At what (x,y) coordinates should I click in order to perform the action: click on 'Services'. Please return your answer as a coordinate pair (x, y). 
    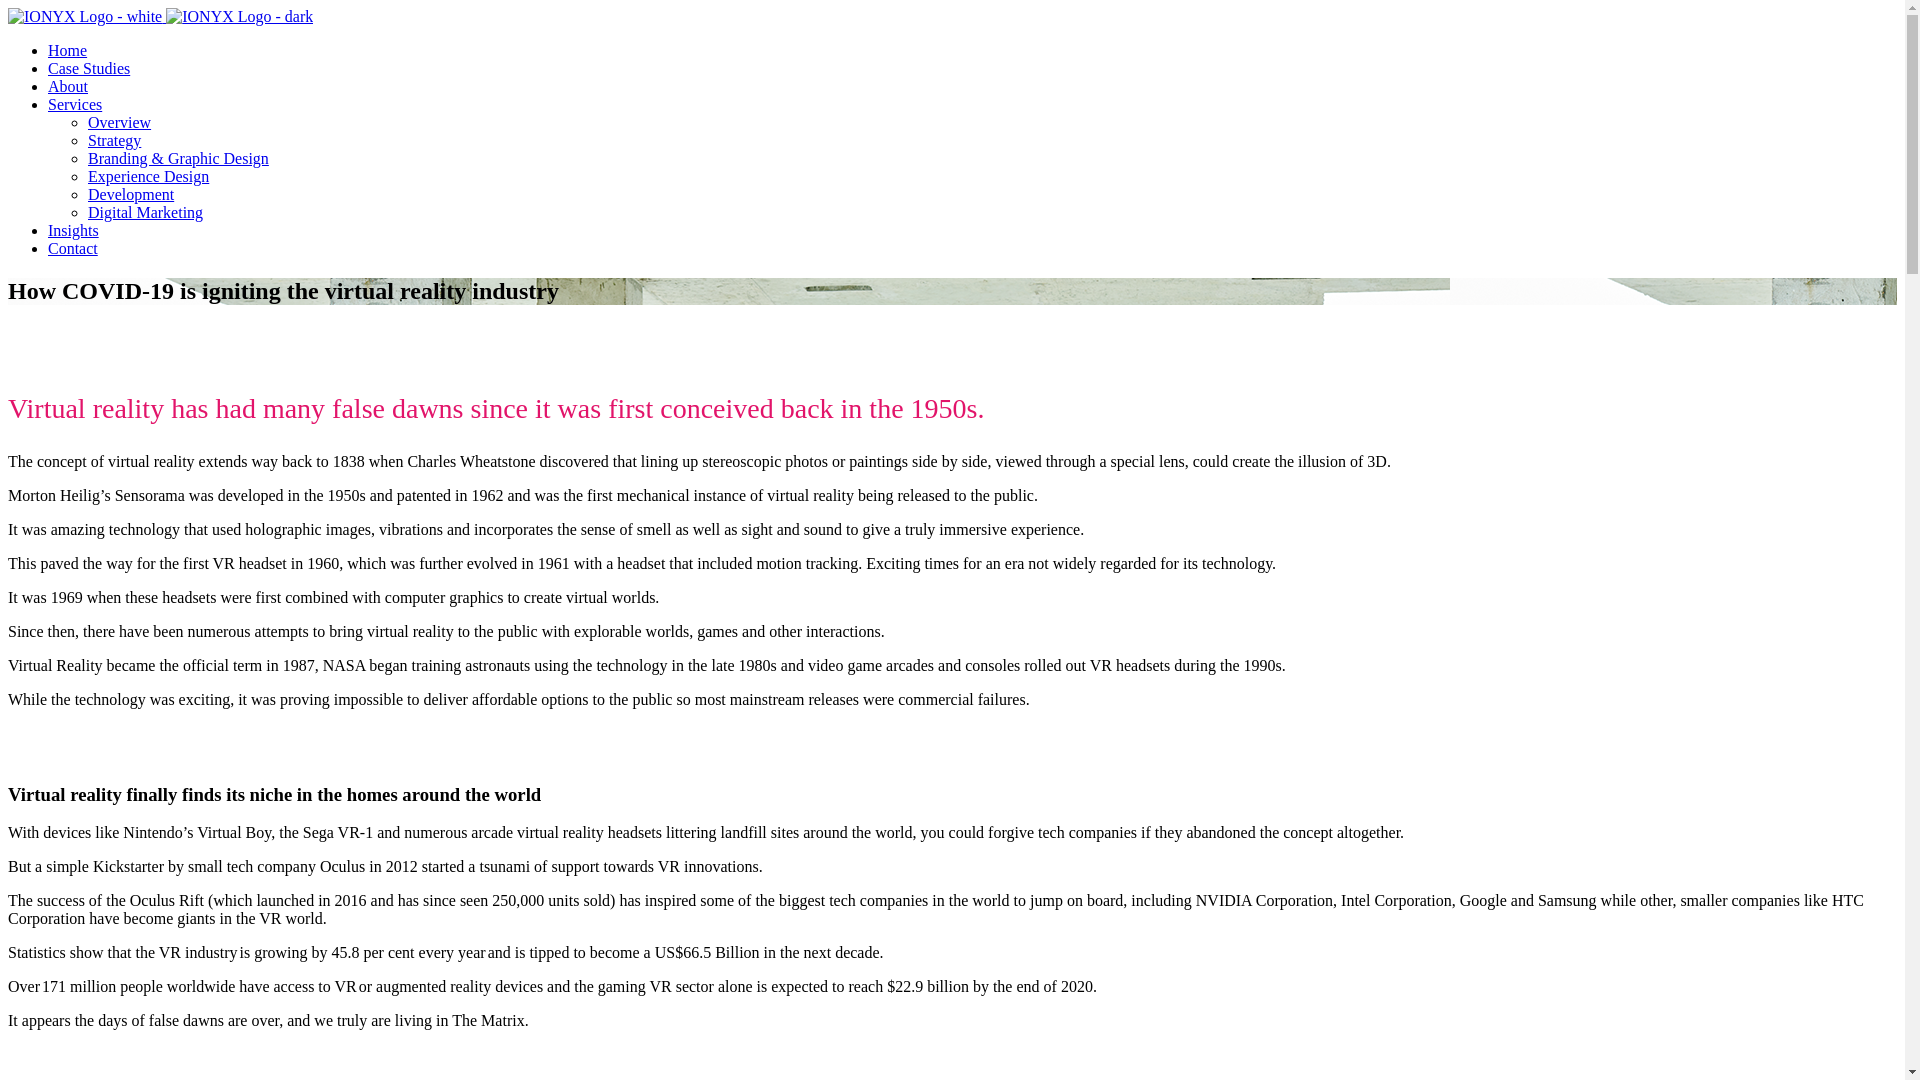
    Looking at the image, I should click on (48, 104).